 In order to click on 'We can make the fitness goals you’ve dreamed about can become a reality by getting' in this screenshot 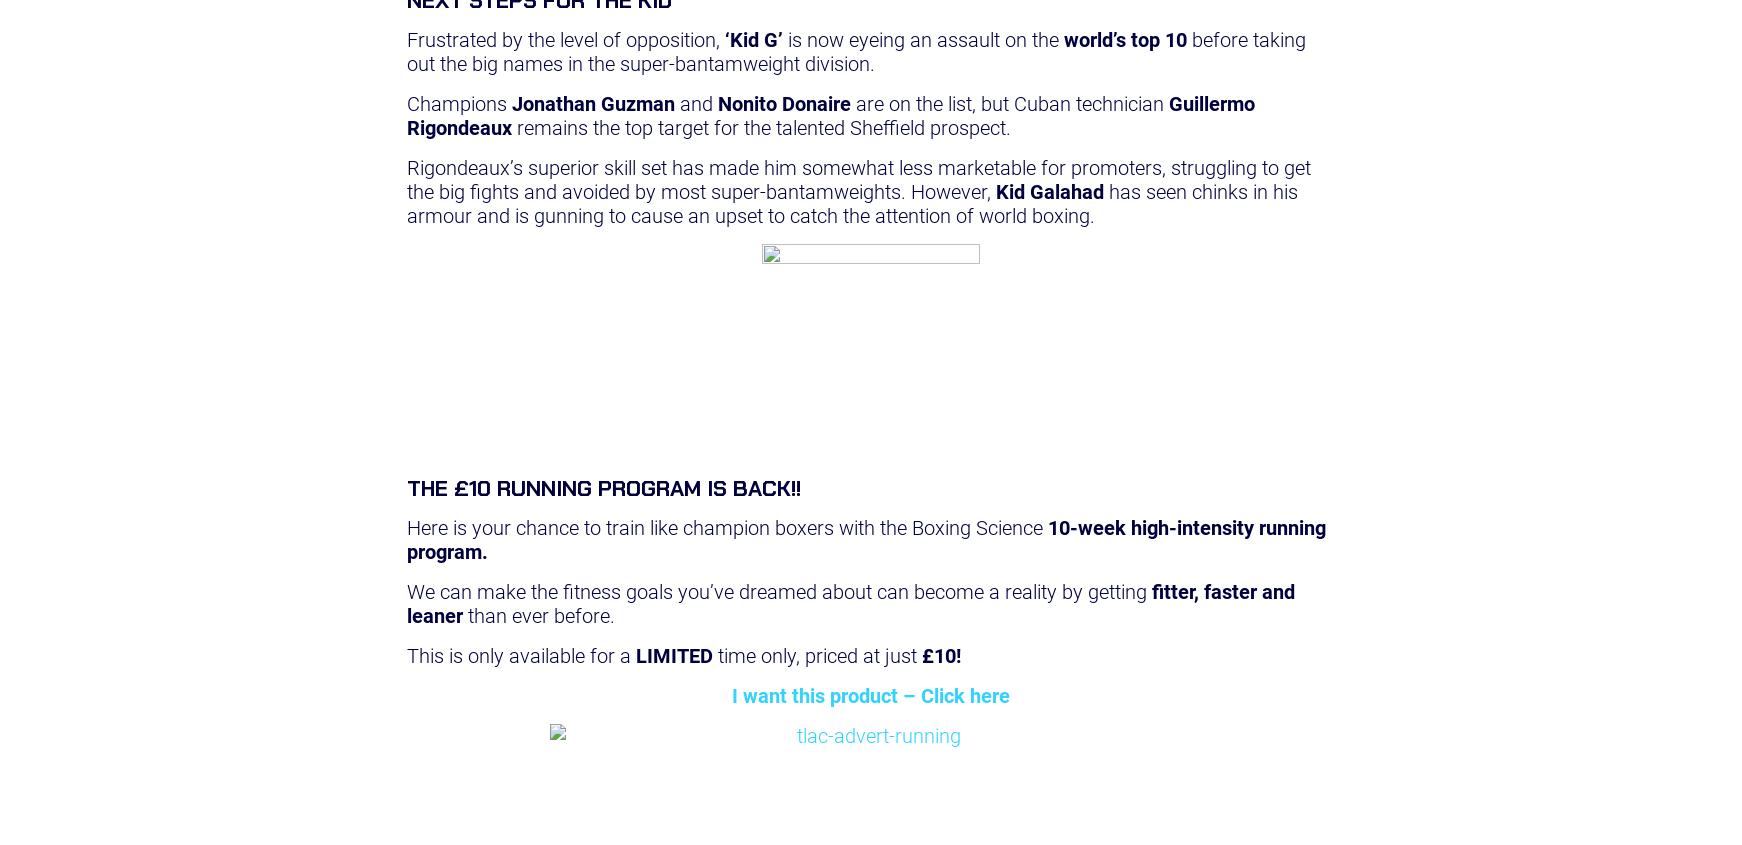, I will do `click(779, 592)`.